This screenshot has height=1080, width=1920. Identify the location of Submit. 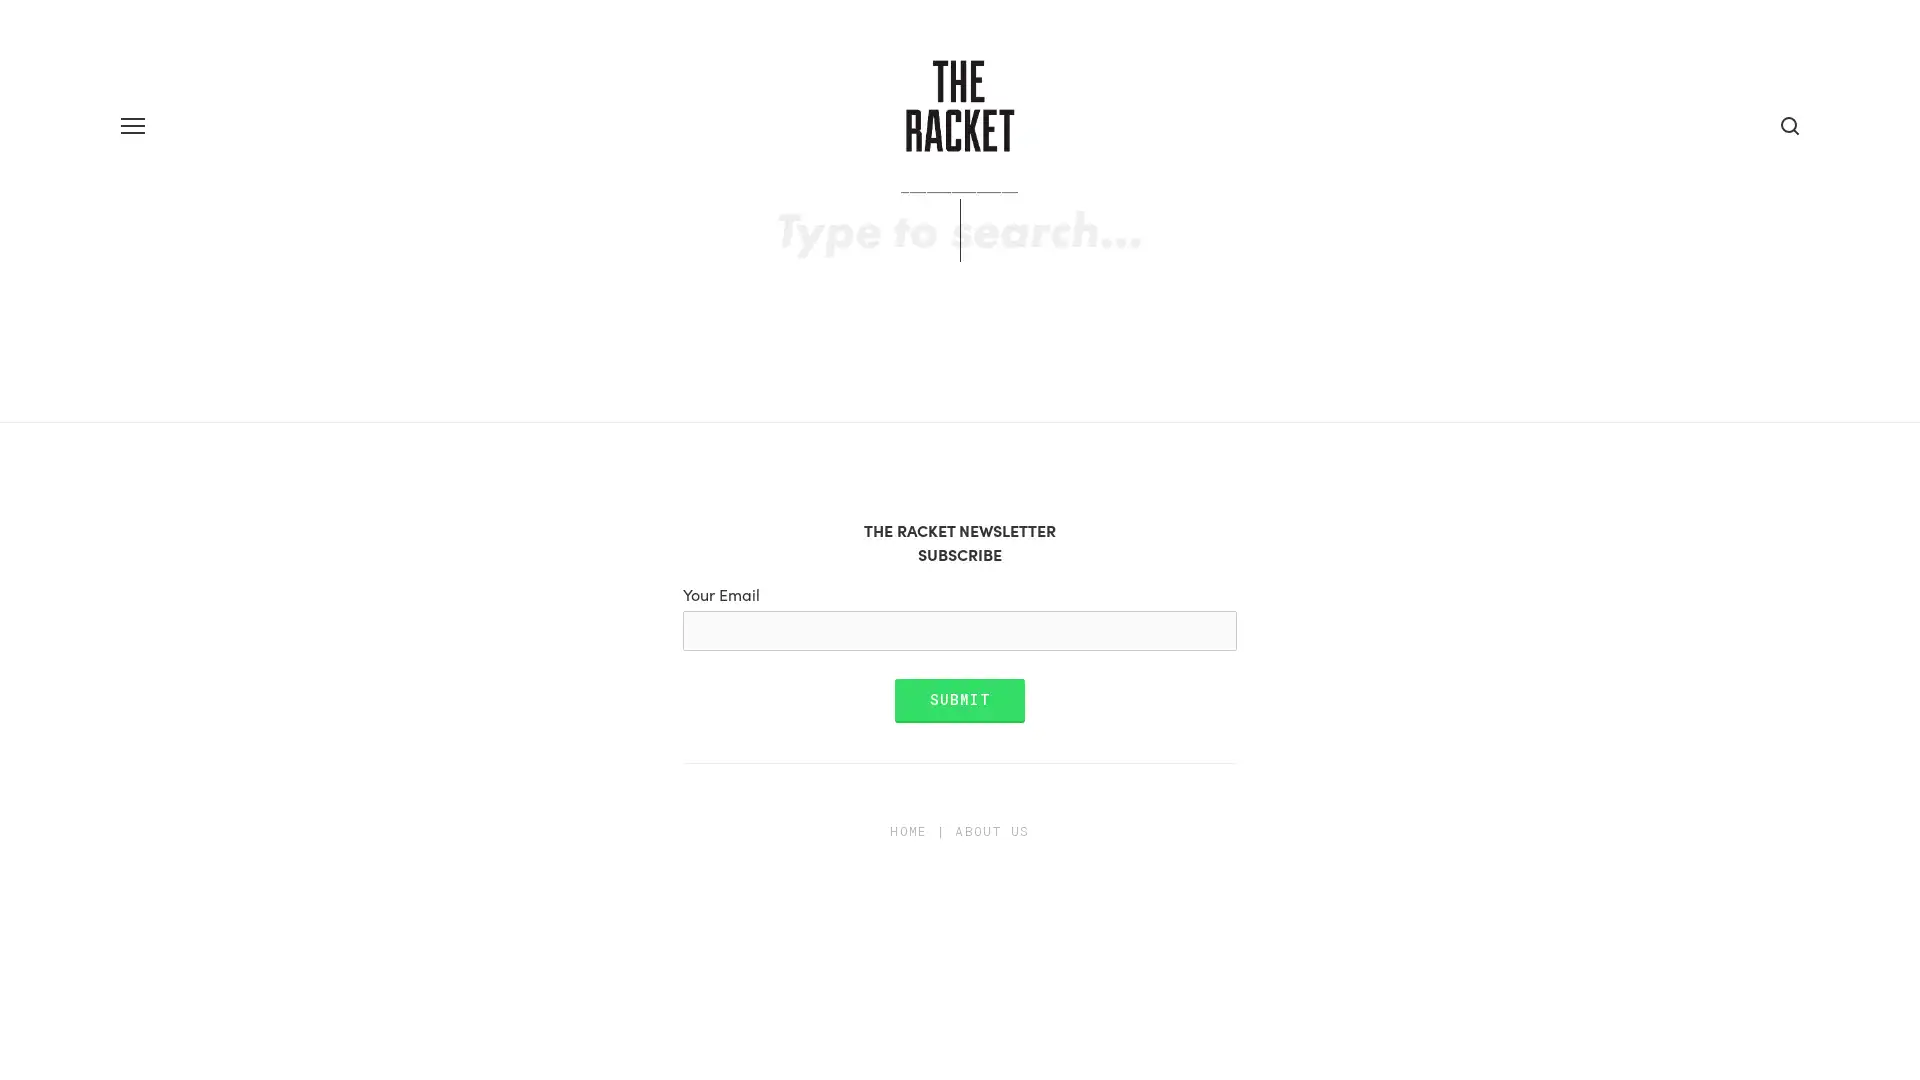
(958, 766).